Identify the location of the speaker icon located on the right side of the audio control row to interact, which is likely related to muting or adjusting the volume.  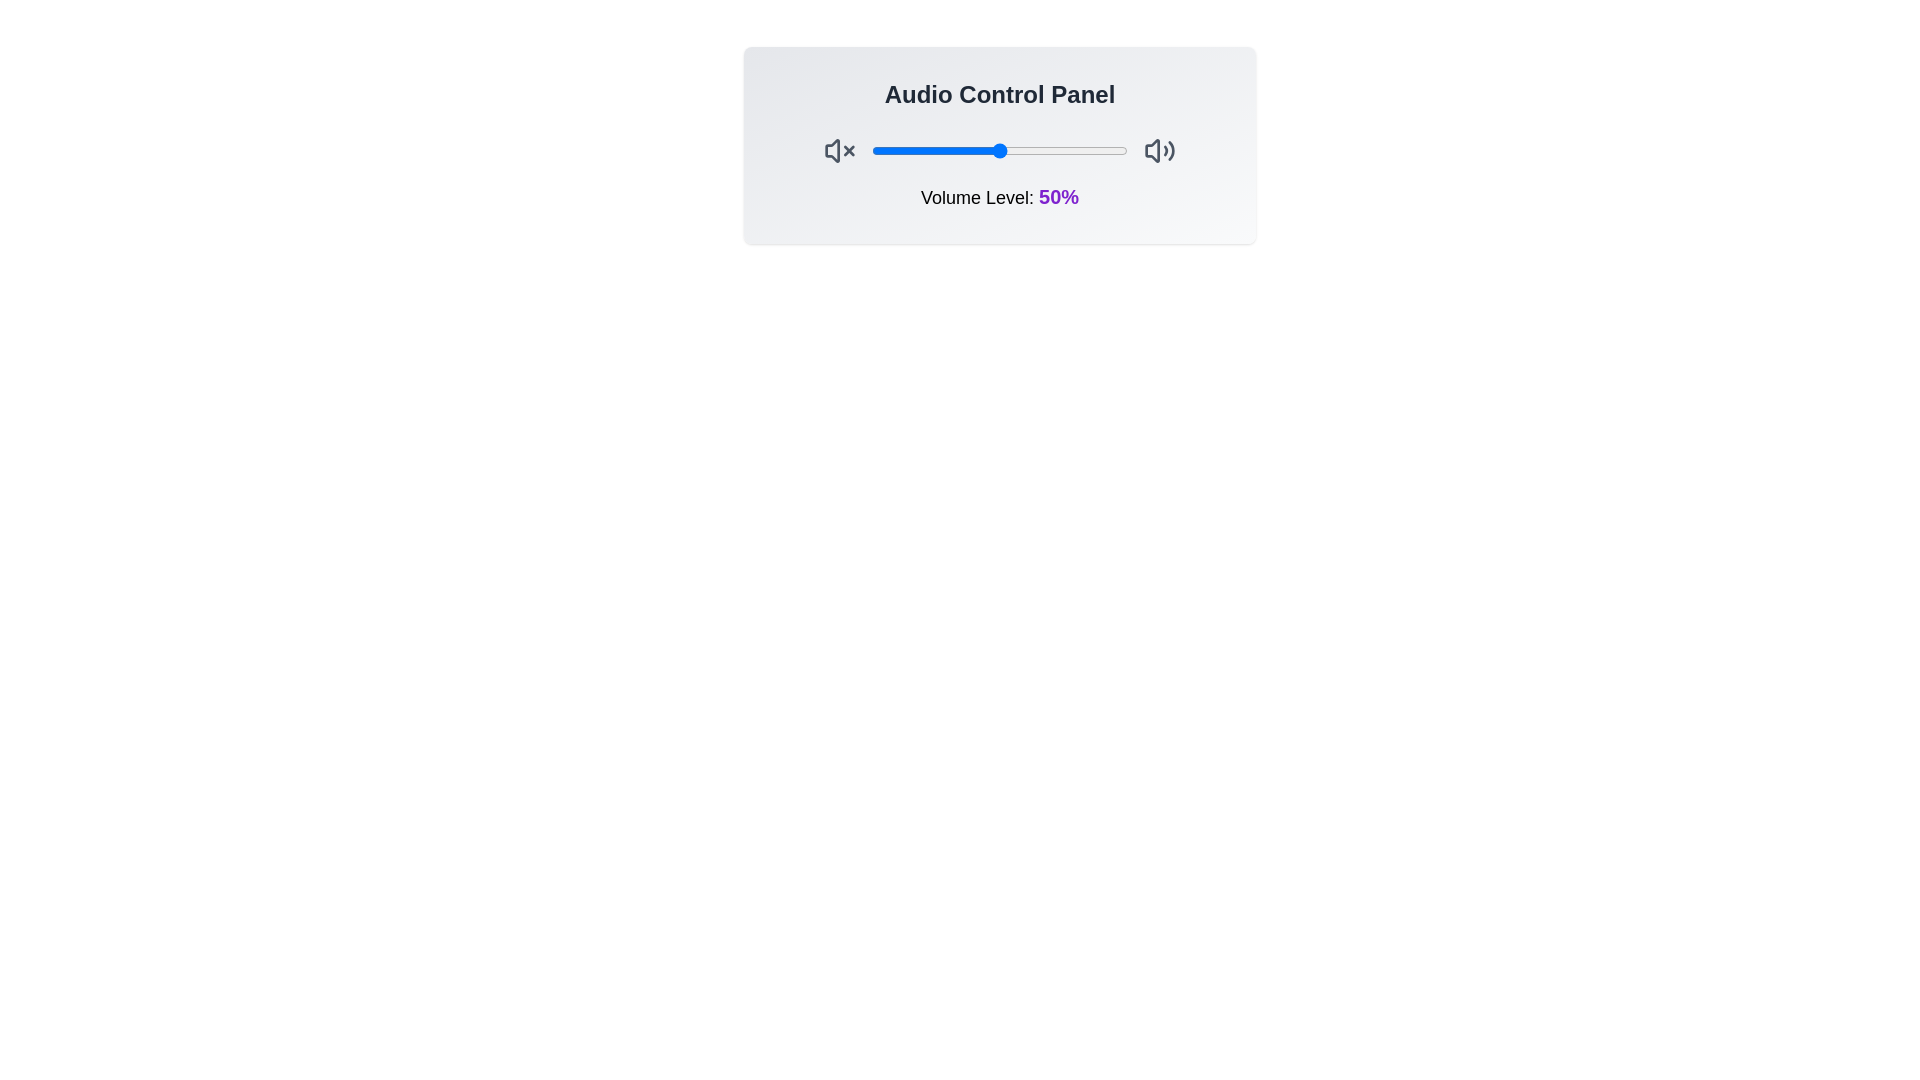
(1152, 149).